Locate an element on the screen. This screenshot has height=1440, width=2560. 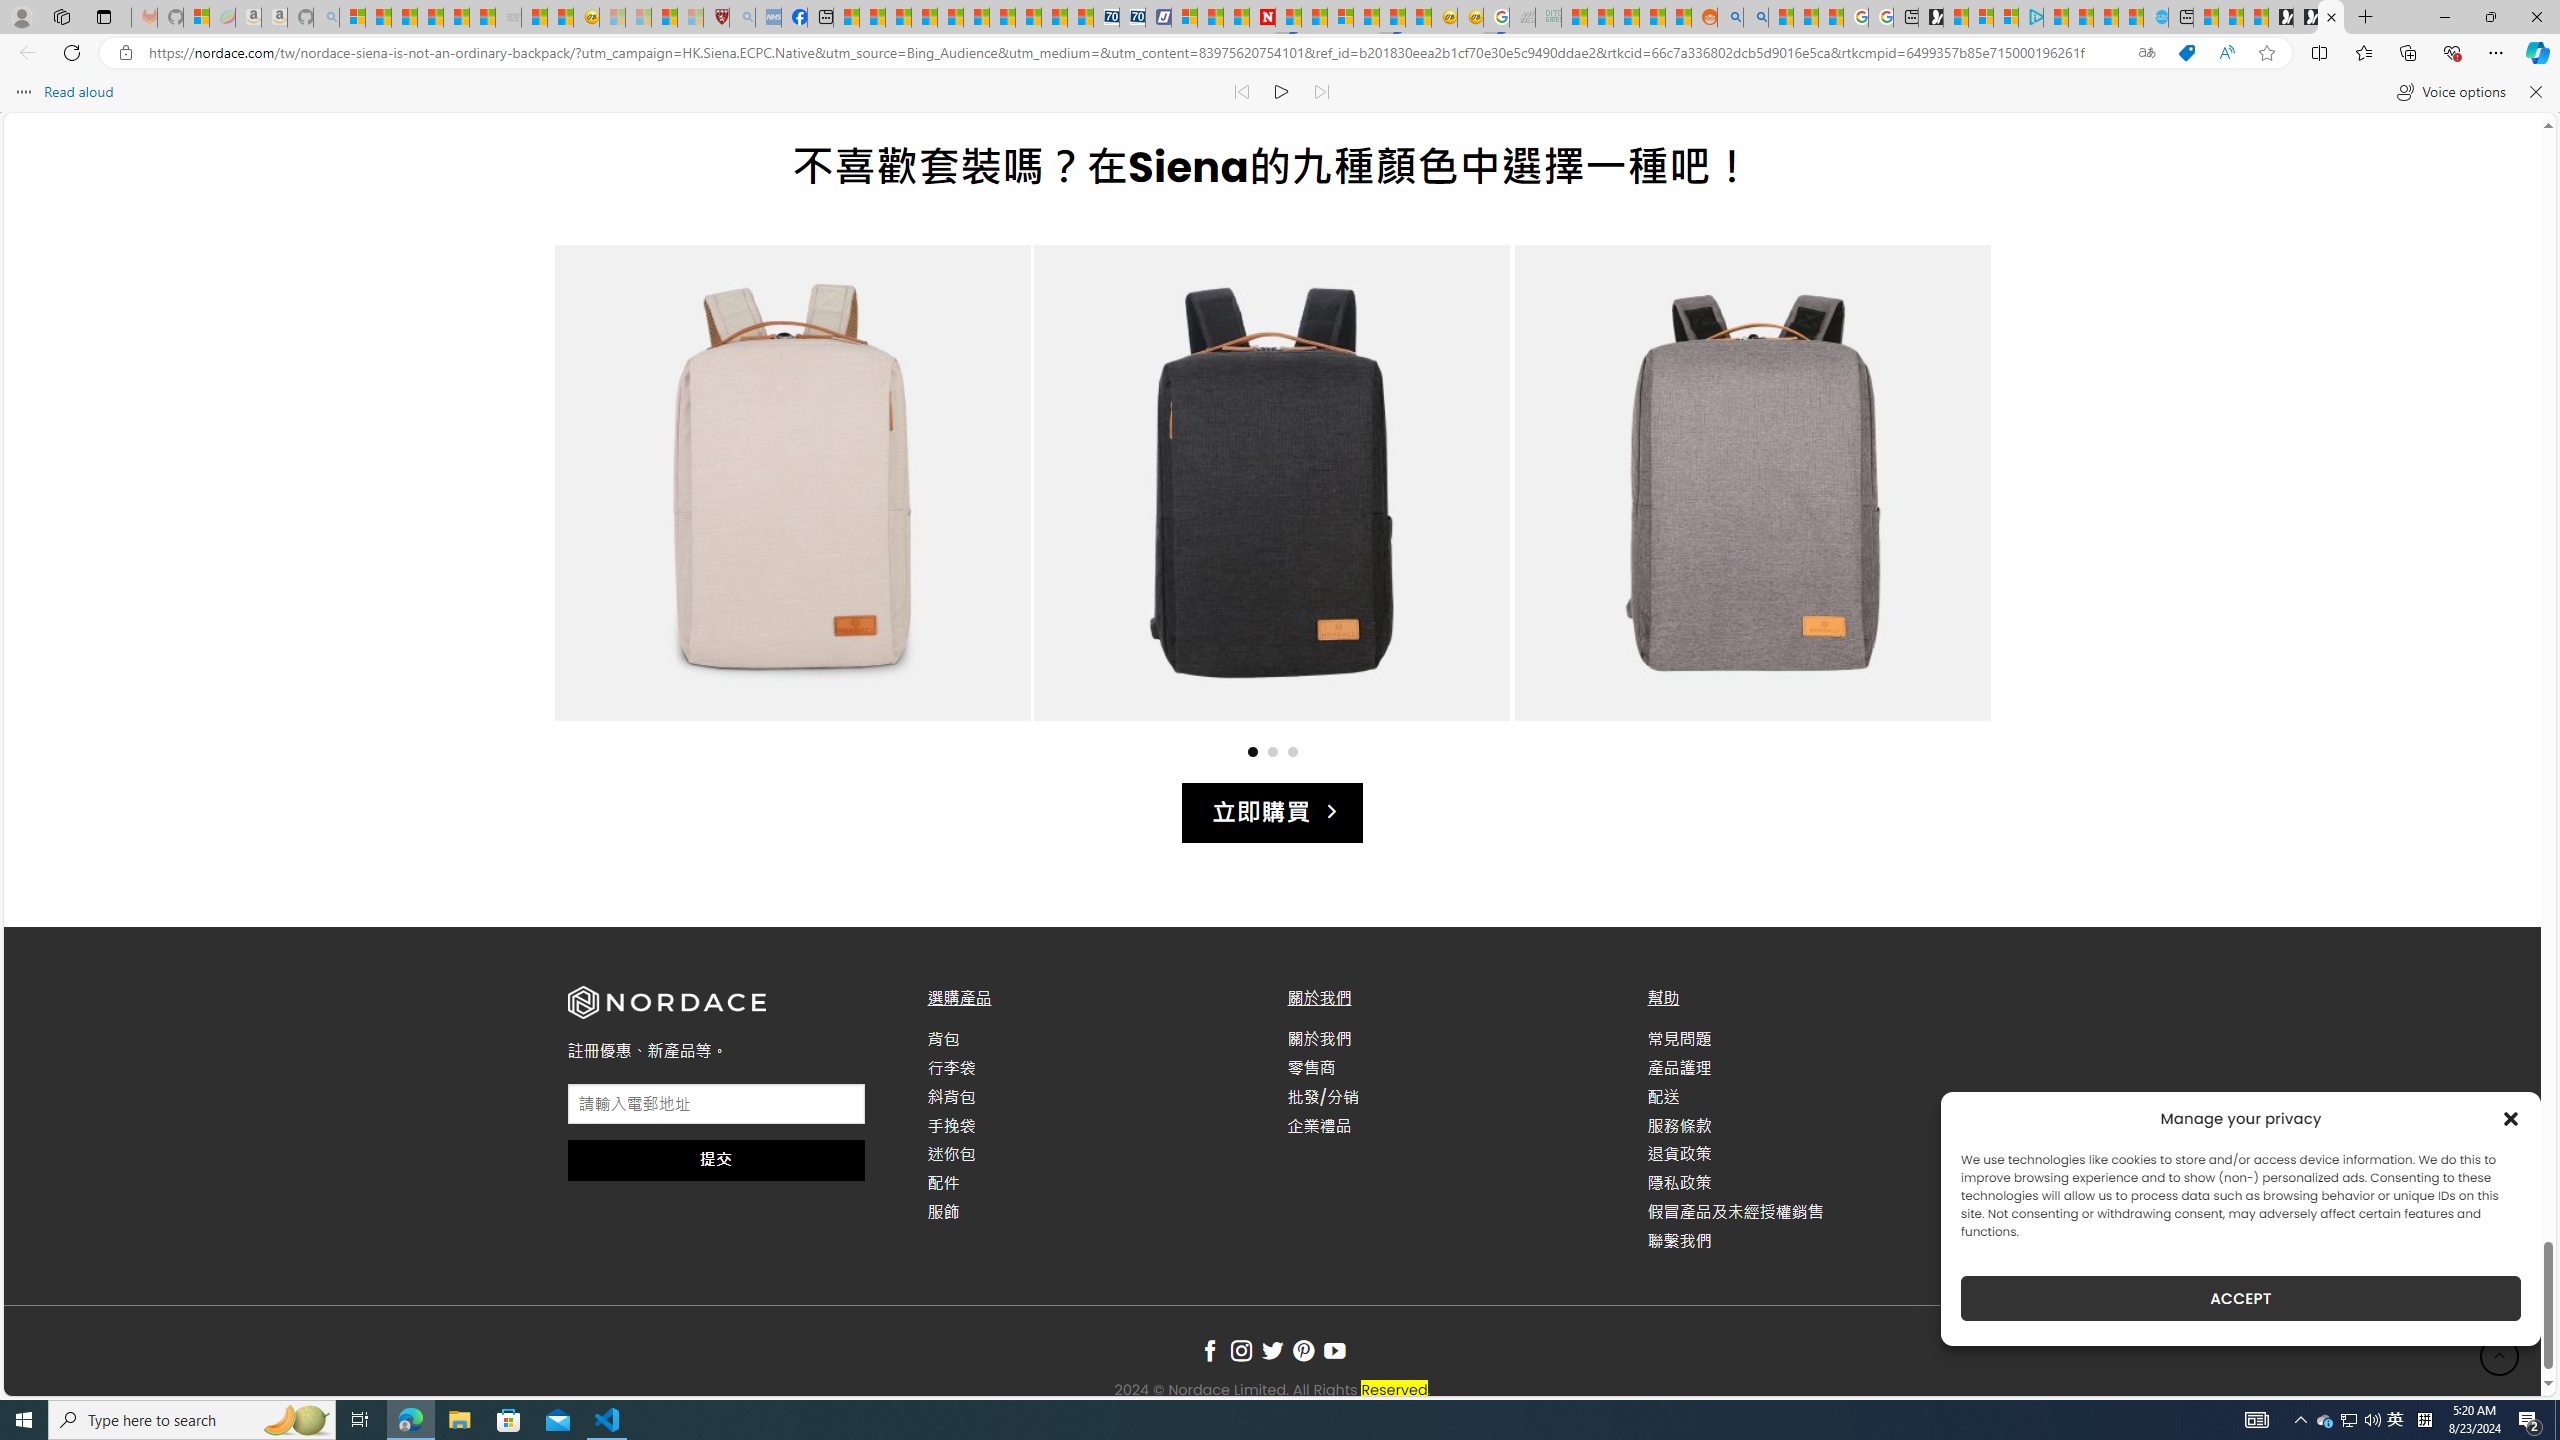
'Page dot 2' is located at coordinates (1271, 750).